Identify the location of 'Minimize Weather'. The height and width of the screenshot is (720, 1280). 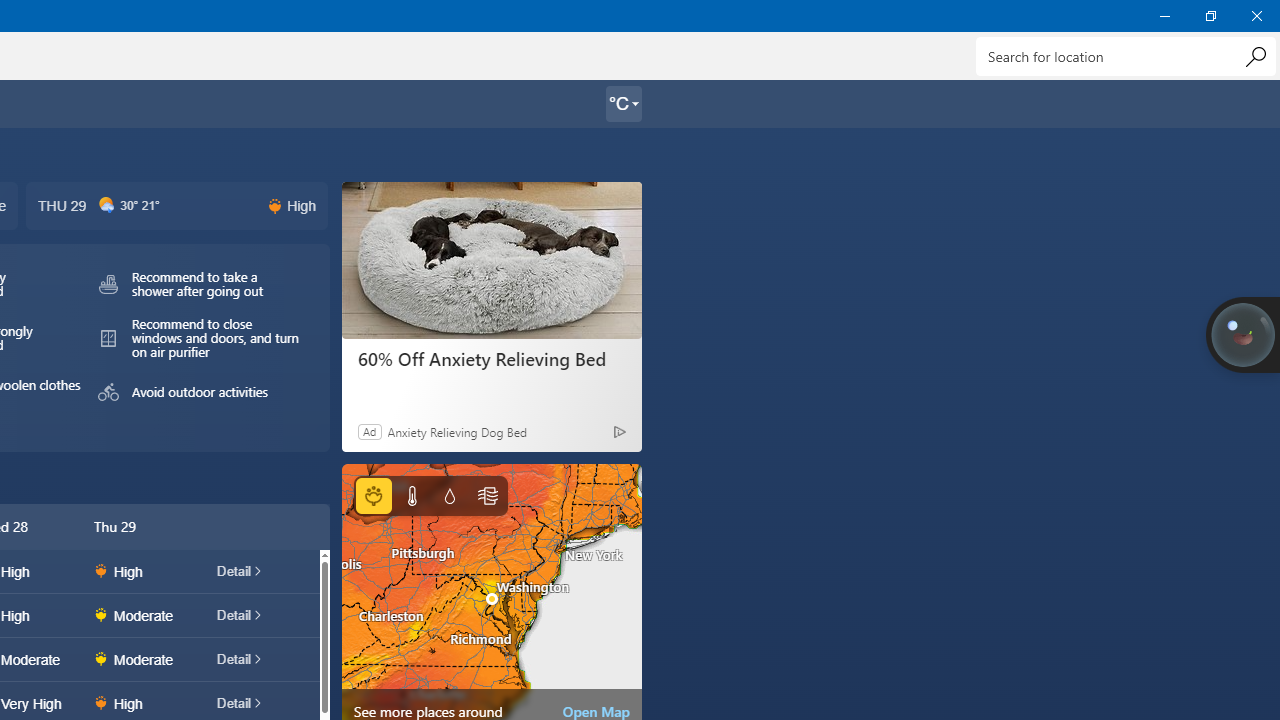
(1164, 15).